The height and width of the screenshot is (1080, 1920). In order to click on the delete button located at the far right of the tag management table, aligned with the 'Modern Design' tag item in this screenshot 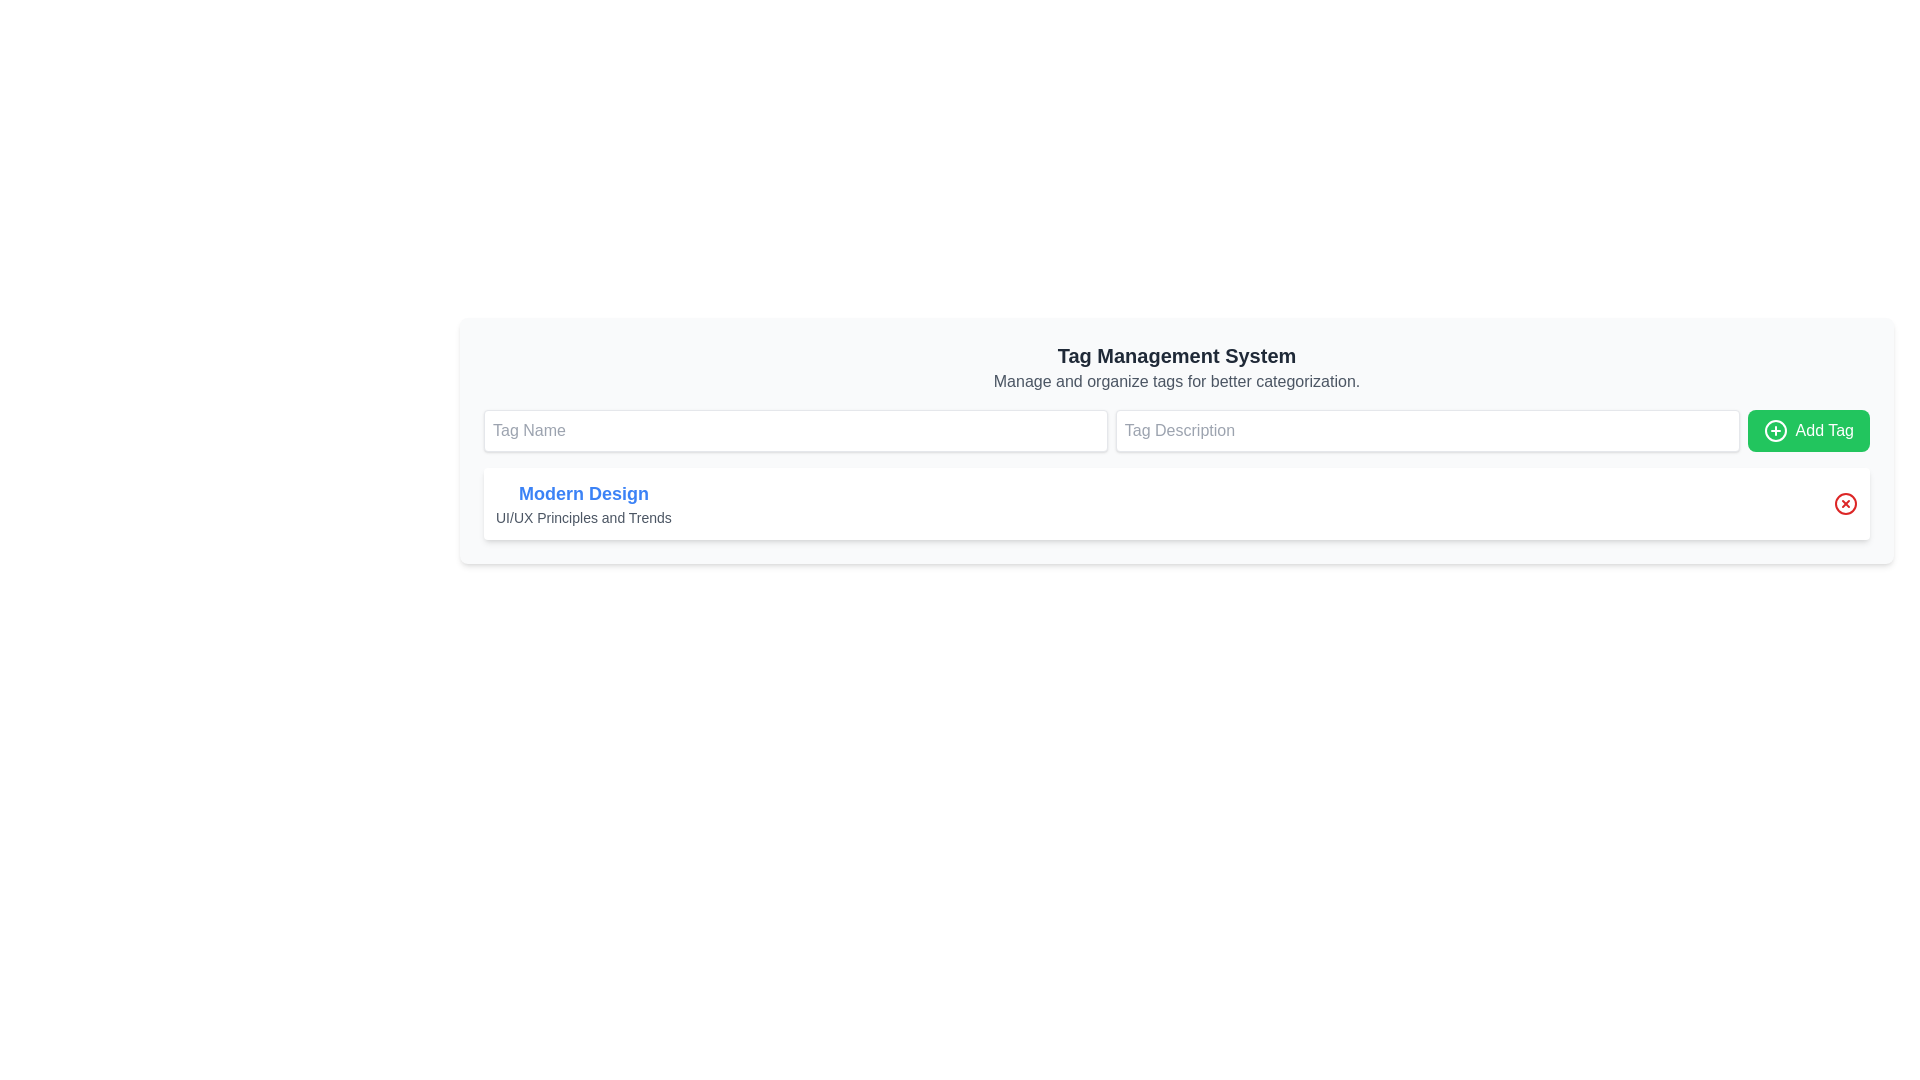, I will do `click(1845, 503)`.